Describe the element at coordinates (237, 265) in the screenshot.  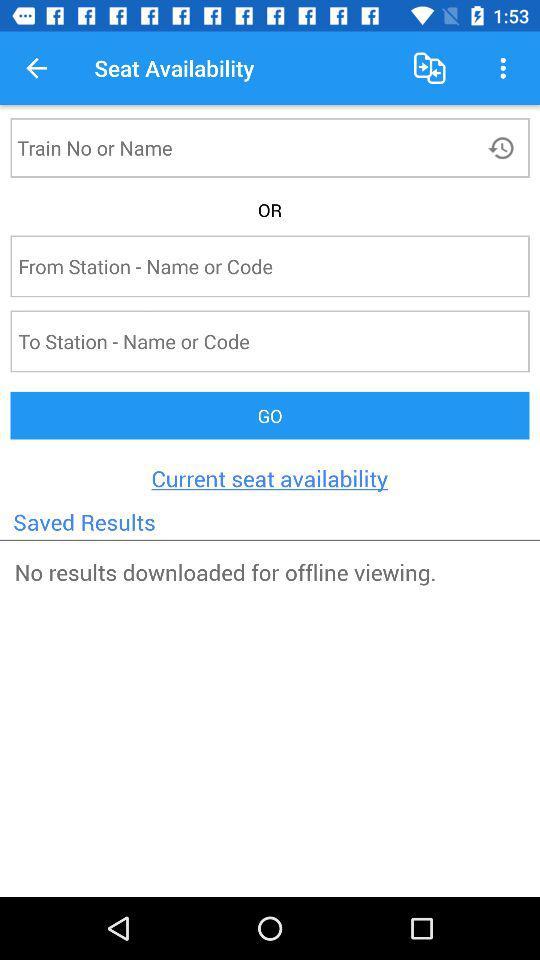
I see `text` at that location.